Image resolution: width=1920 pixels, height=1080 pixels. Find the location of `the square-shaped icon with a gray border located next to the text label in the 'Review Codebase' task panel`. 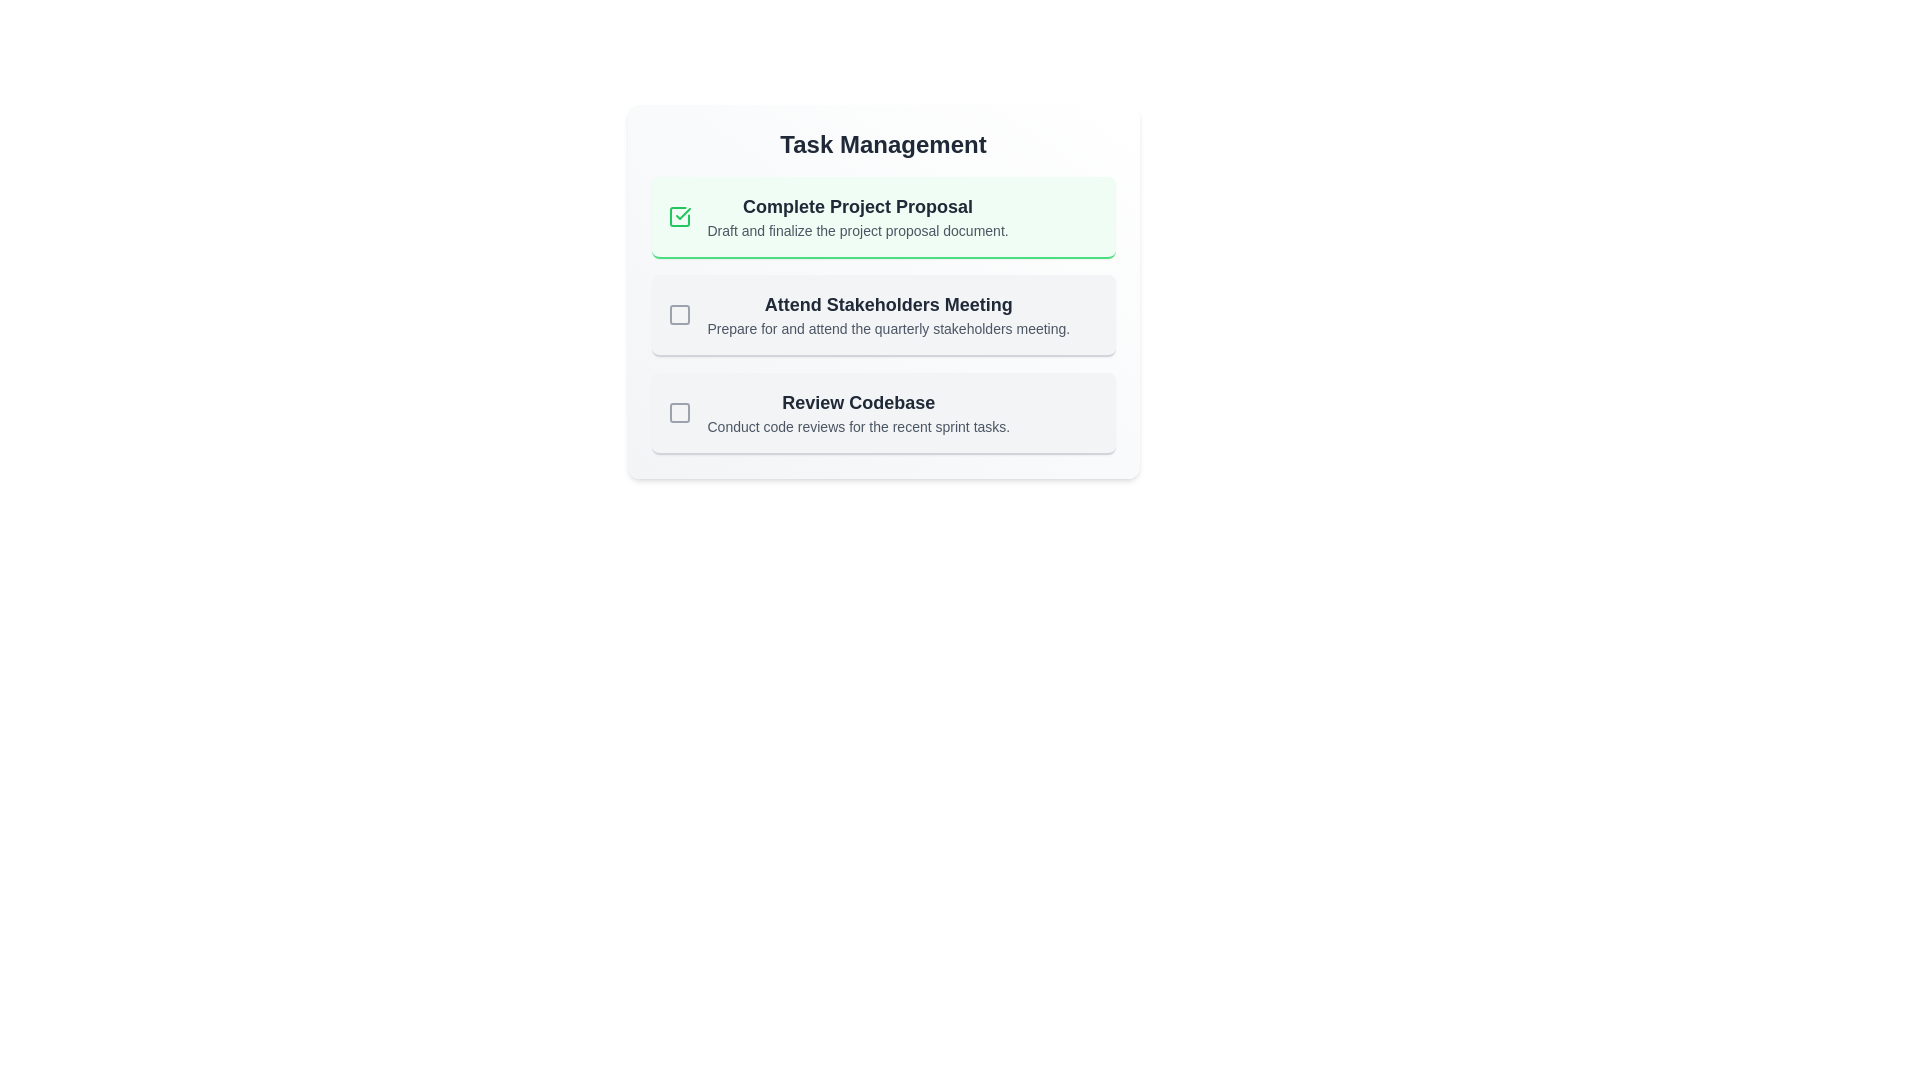

the square-shaped icon with a gray border located next to the text label in the 'Review Codebase' task panel is located at coordinates (679, 411).